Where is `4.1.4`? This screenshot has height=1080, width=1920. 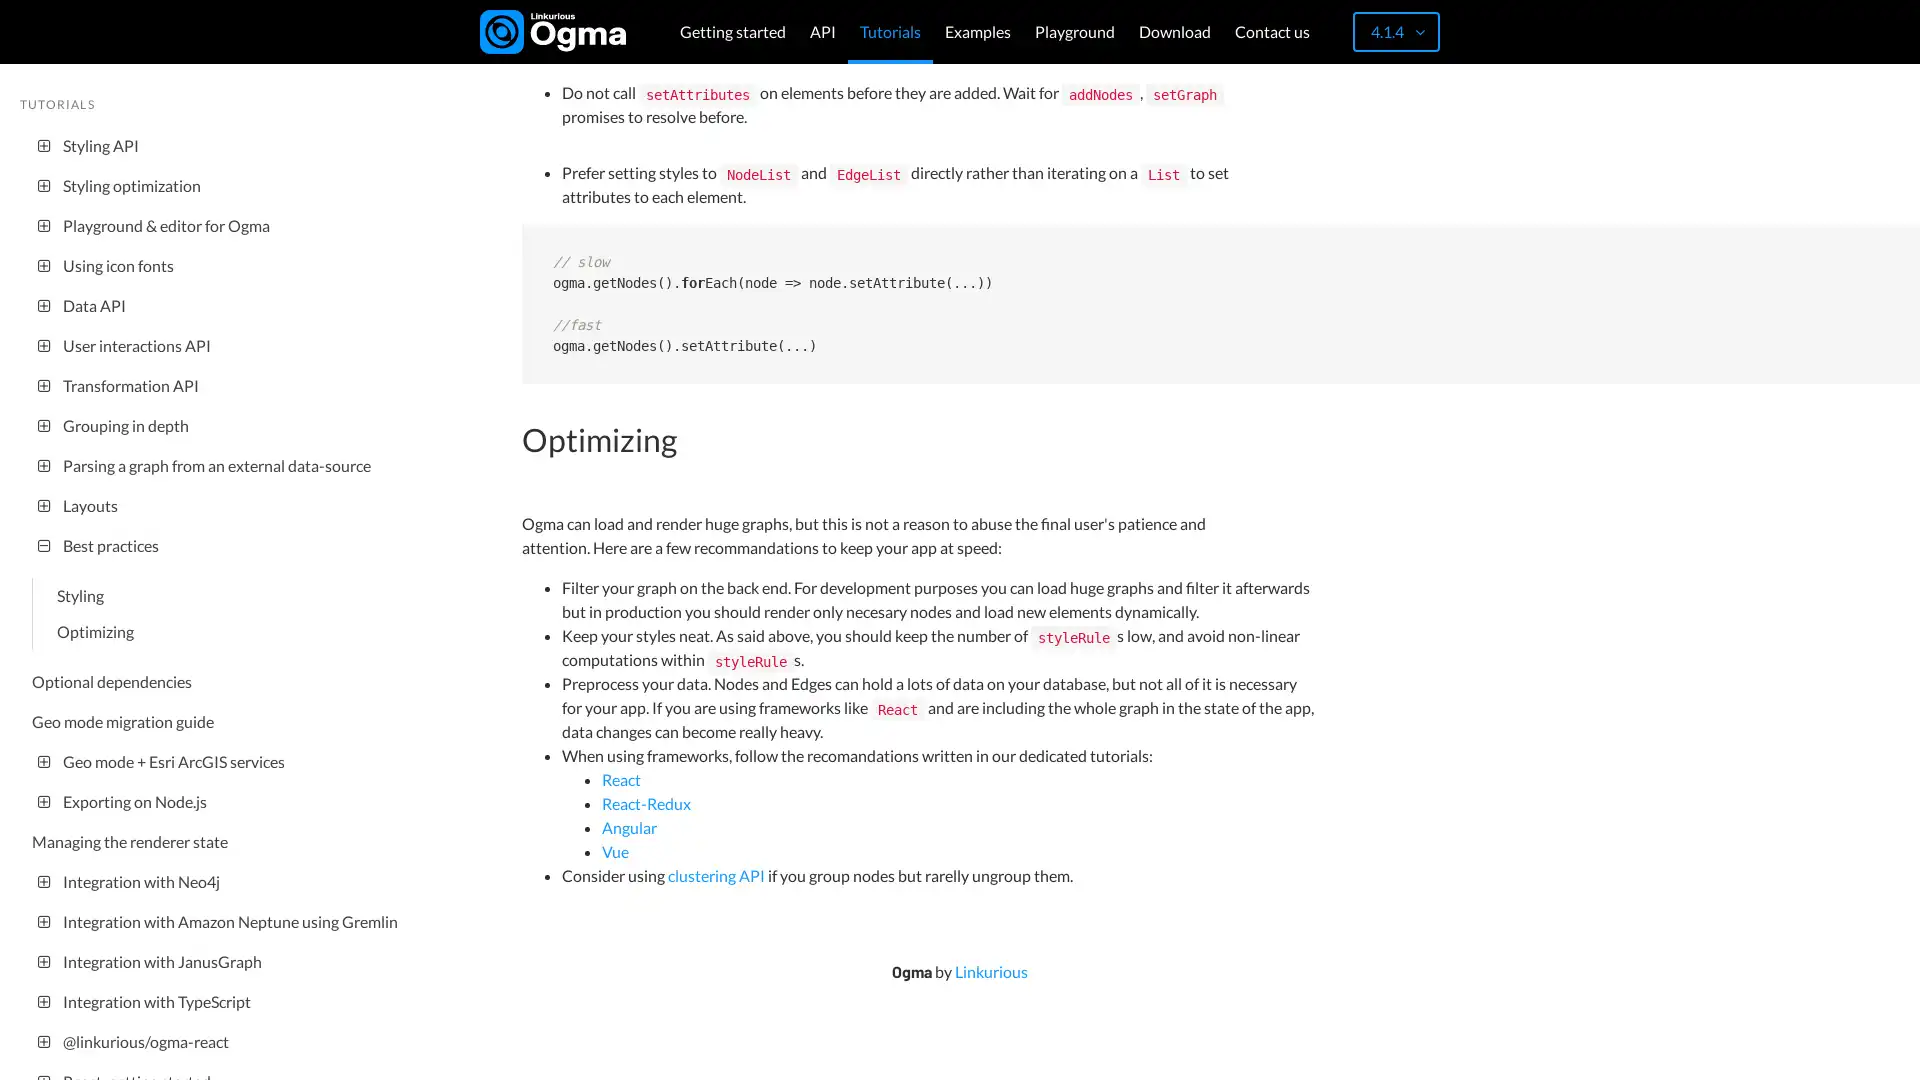 4.1.4 is located at coordinates (1395, 31).